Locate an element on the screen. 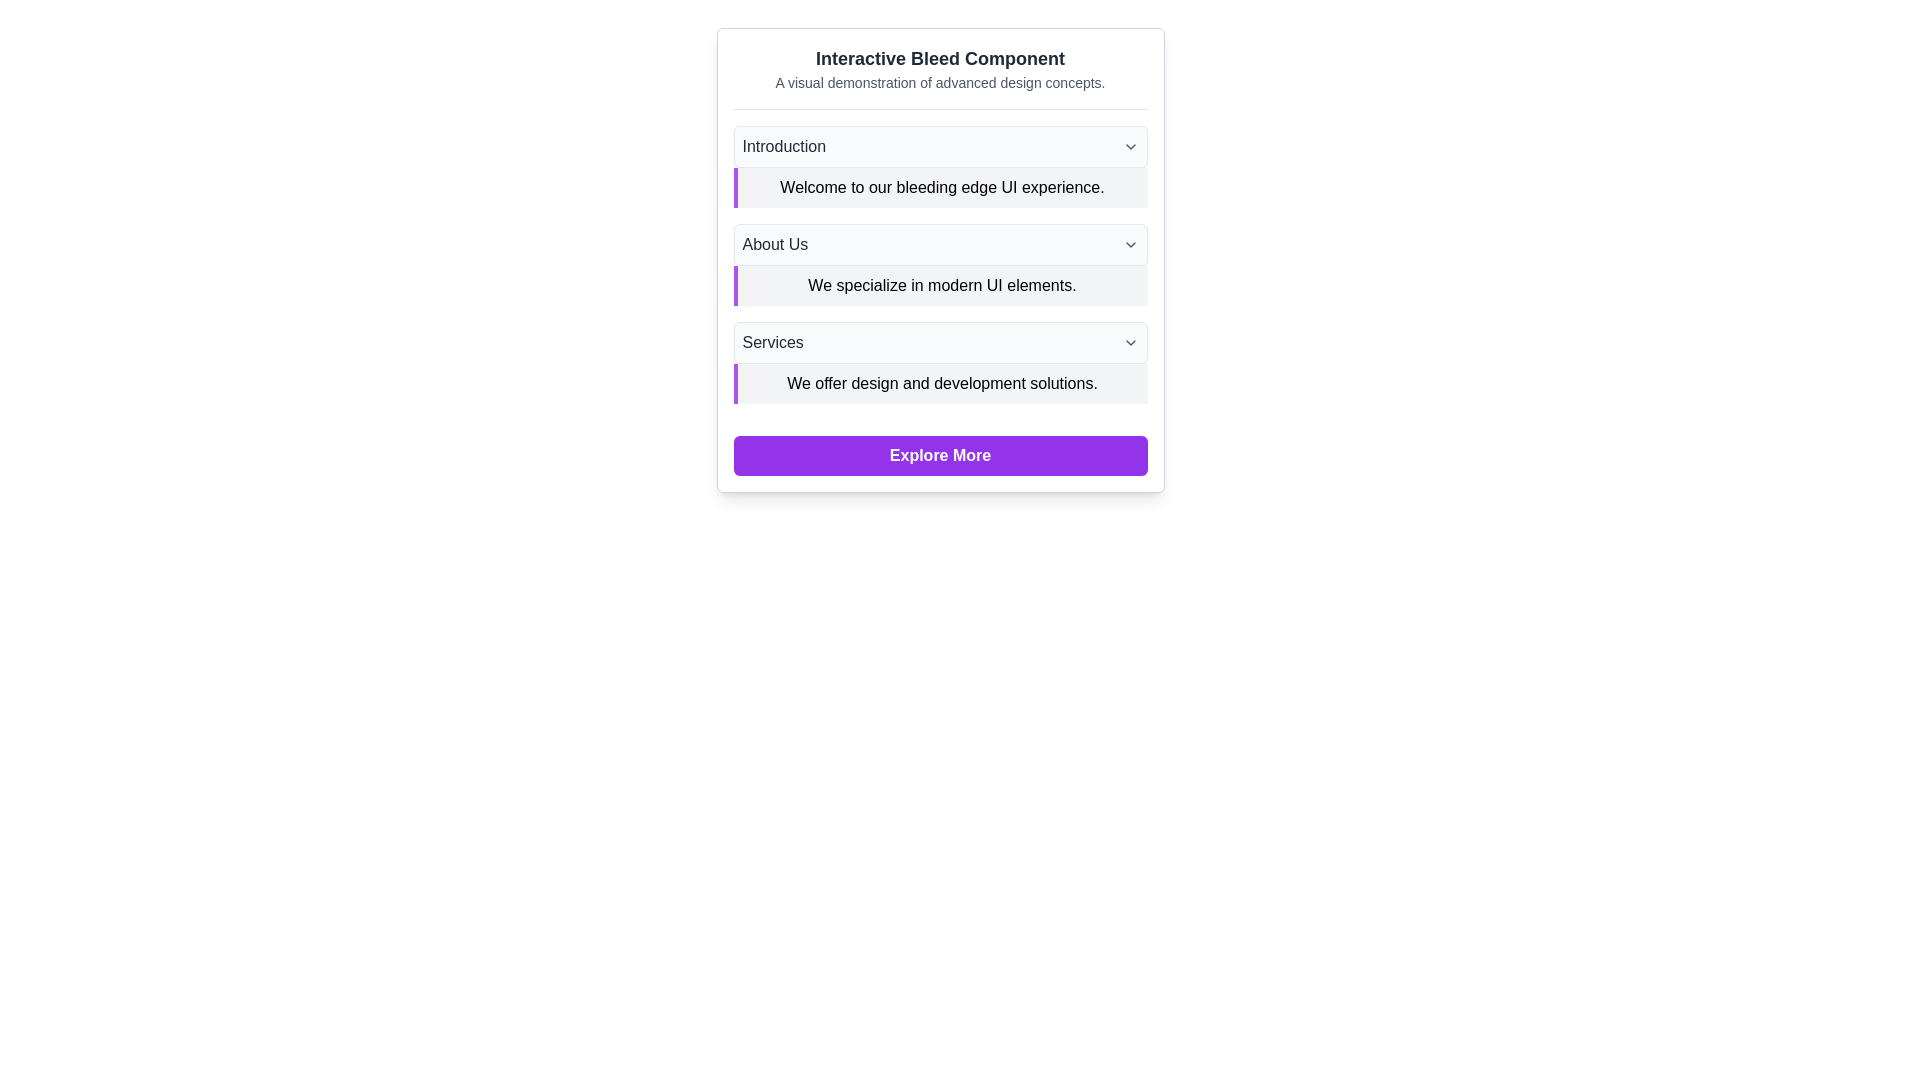  the static text block displaying the message 'We offer design and development solutions.' which is styled with a light gray background and a purple border on its left side is located at coordinates (939, 384).